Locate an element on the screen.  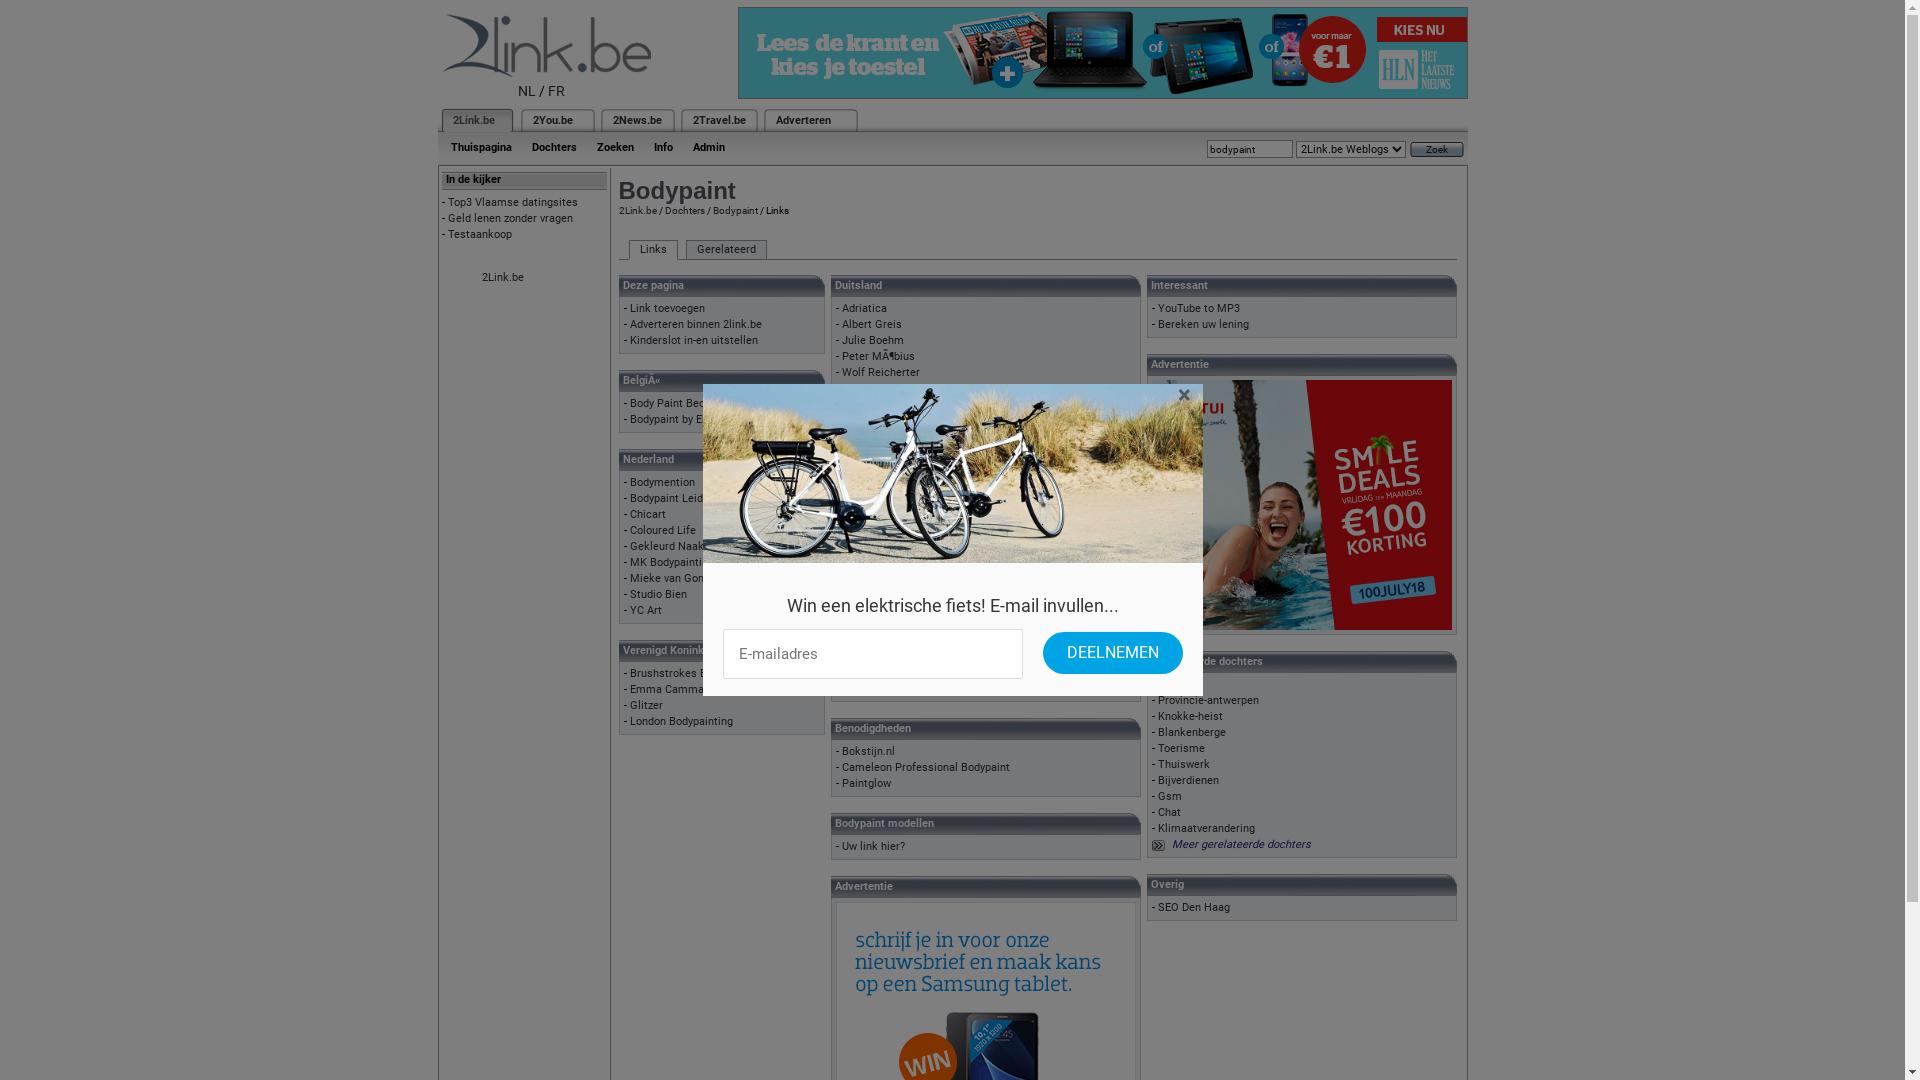
'2News.be' is located at coordinates (635, 120).